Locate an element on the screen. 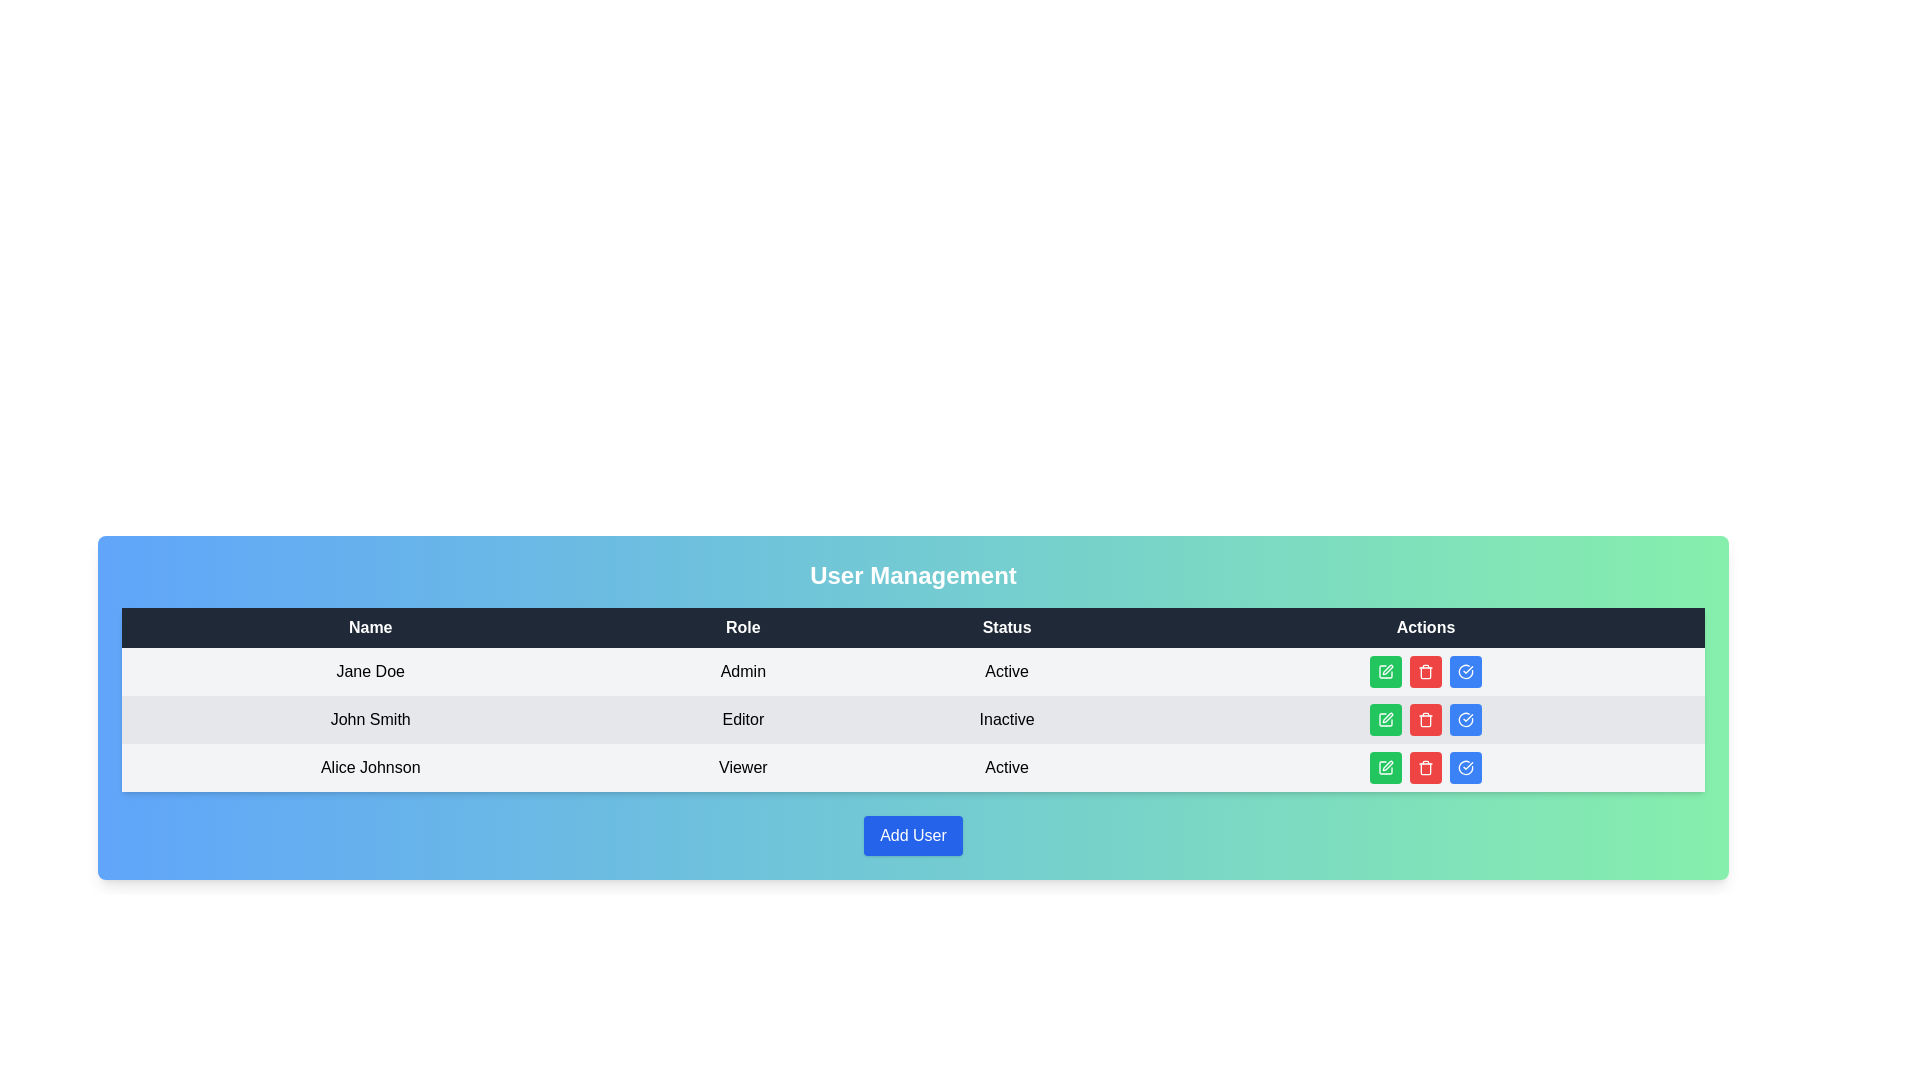  the 'Role' header text in the second column of the table, which is displayed in light-colored font on a dark background is located at coordinates (742, 627).